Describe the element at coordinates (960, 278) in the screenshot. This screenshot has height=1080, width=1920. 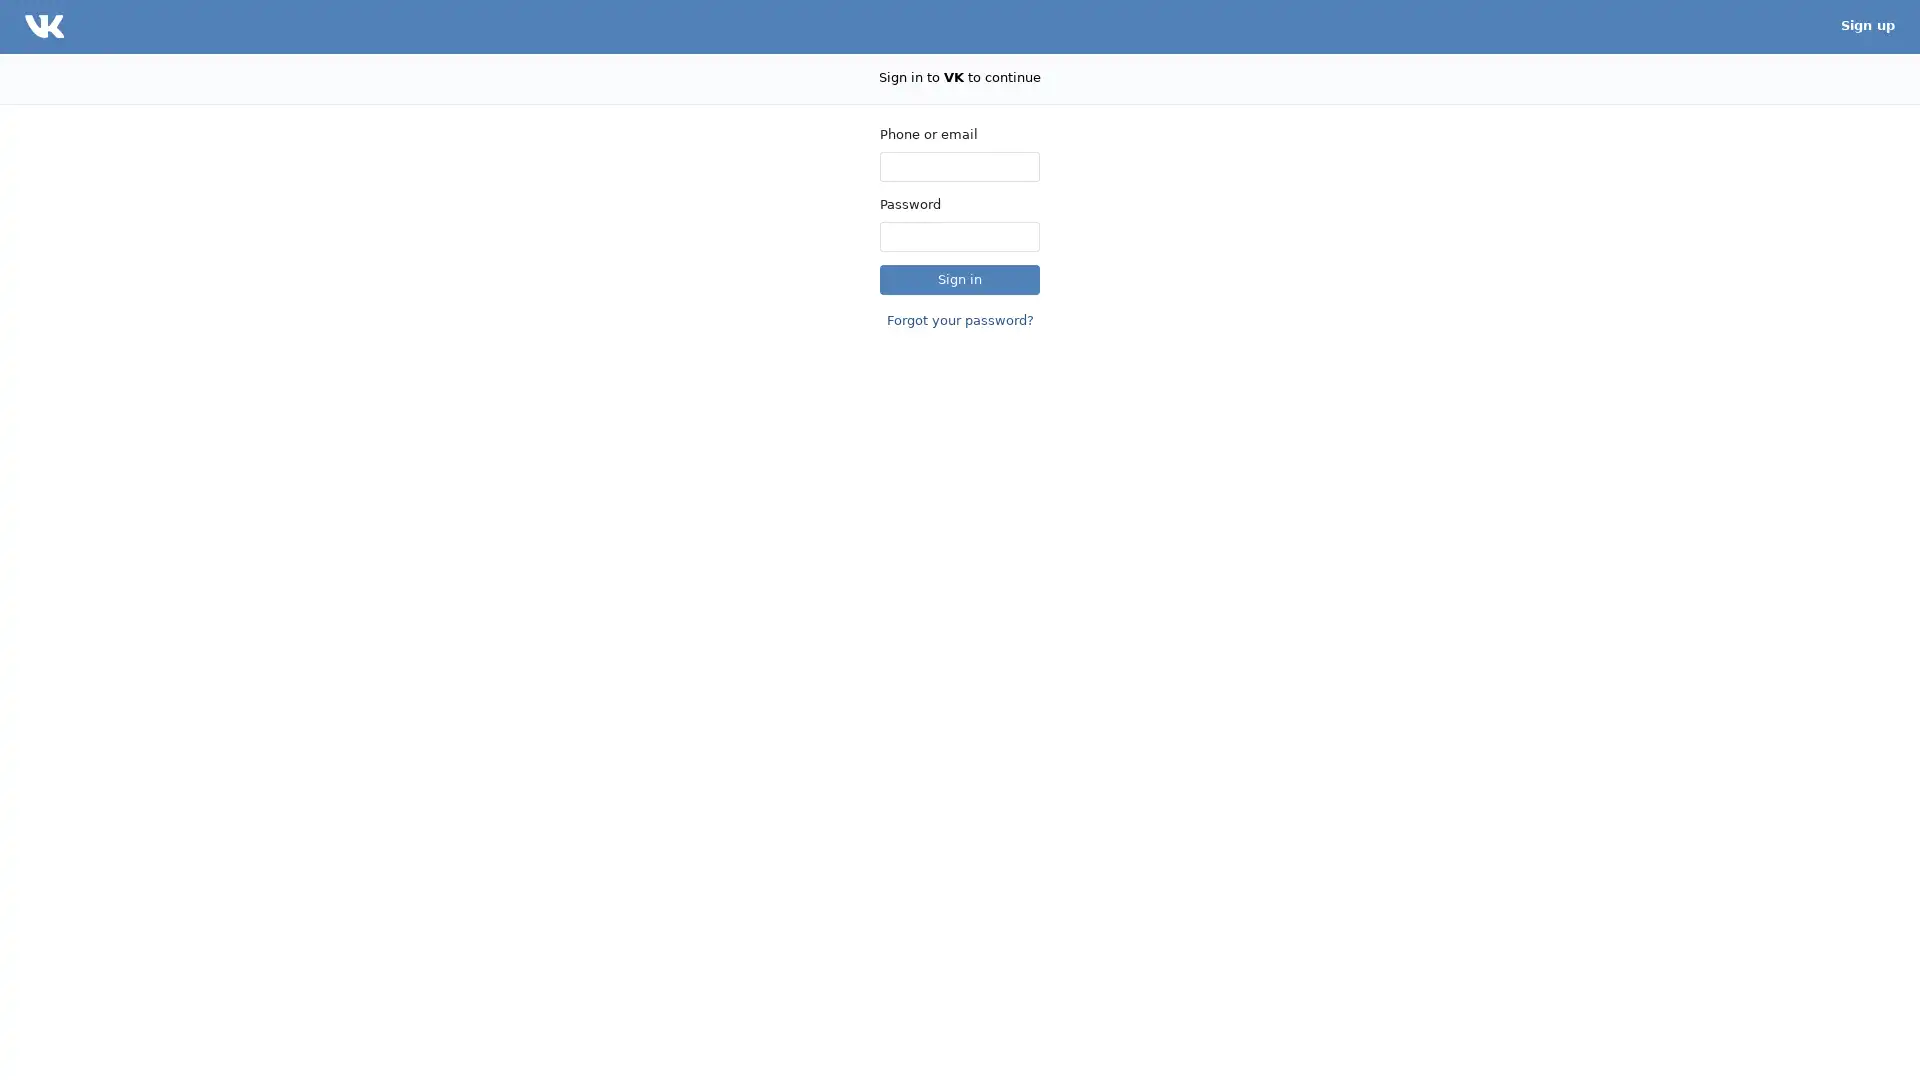
I see `Sign in` at that location.